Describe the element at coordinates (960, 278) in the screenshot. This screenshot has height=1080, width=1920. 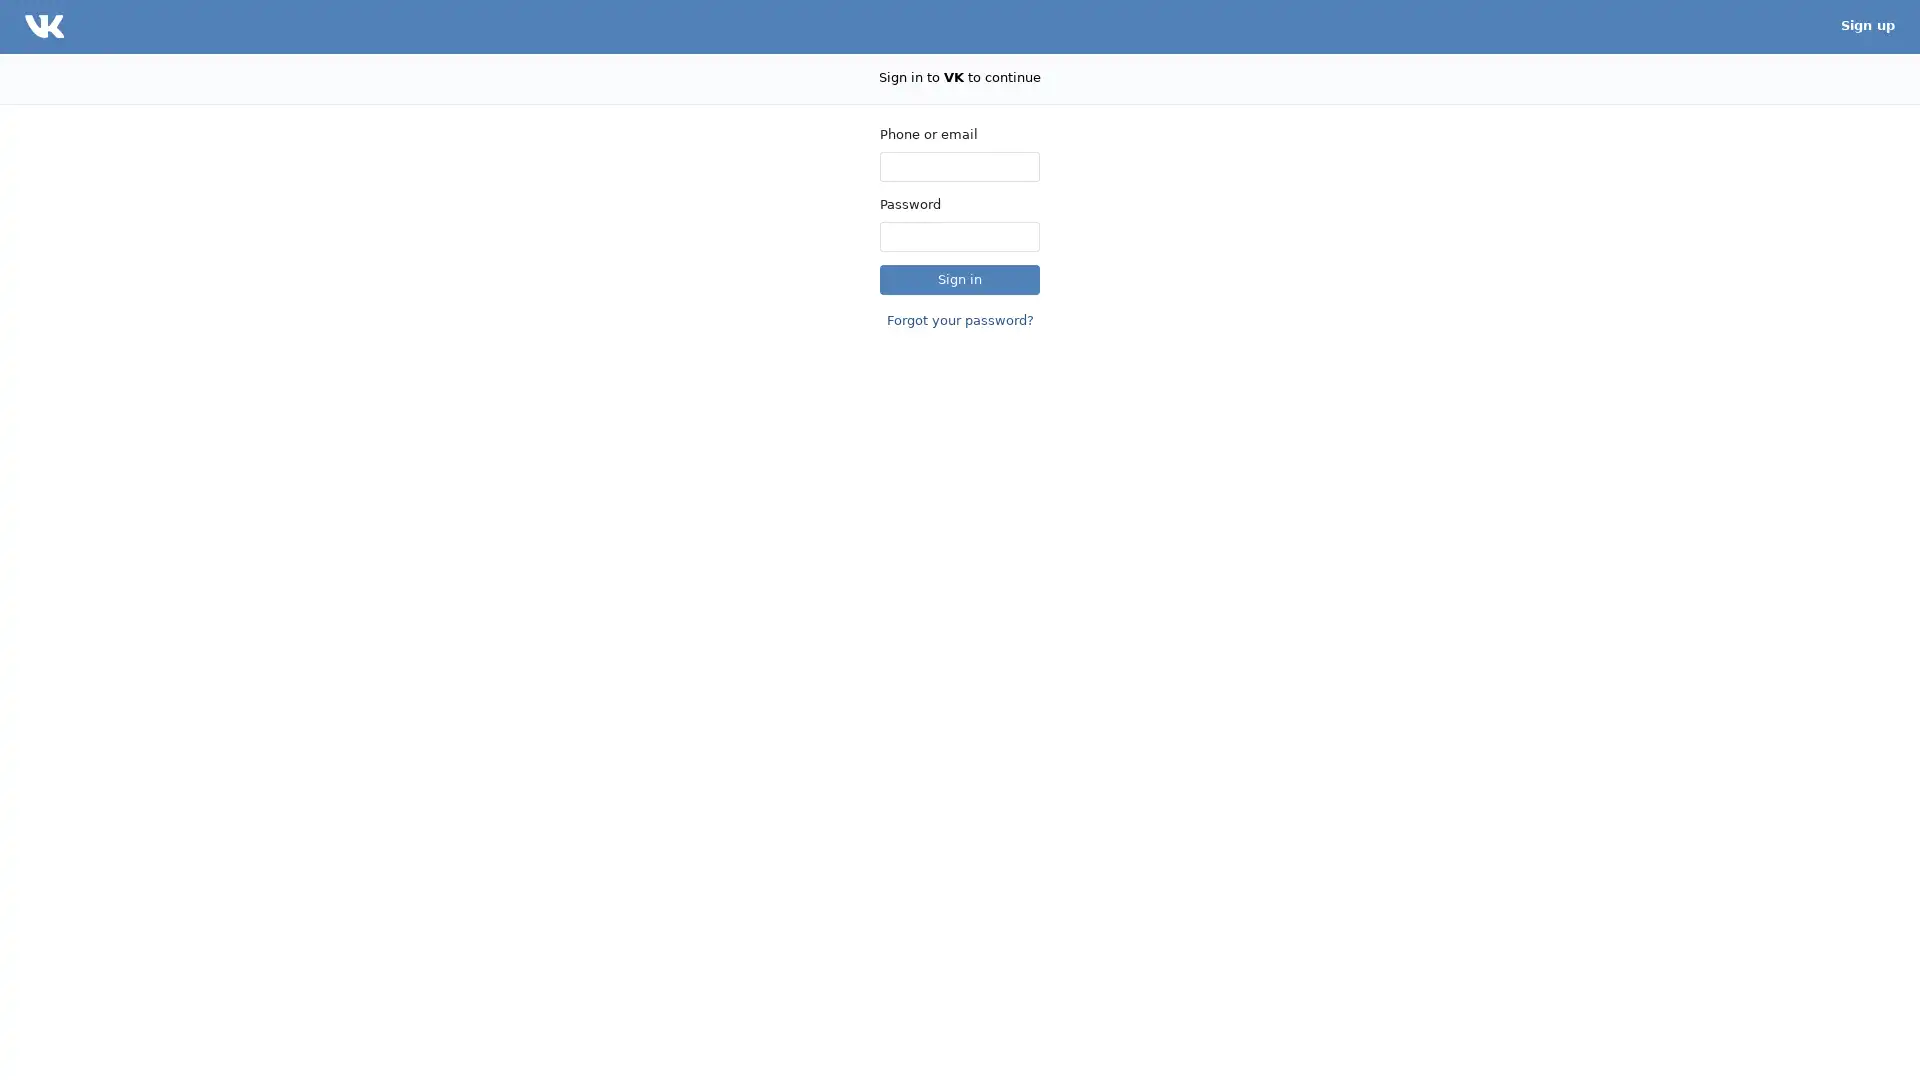
I see `Sign in` at that location.